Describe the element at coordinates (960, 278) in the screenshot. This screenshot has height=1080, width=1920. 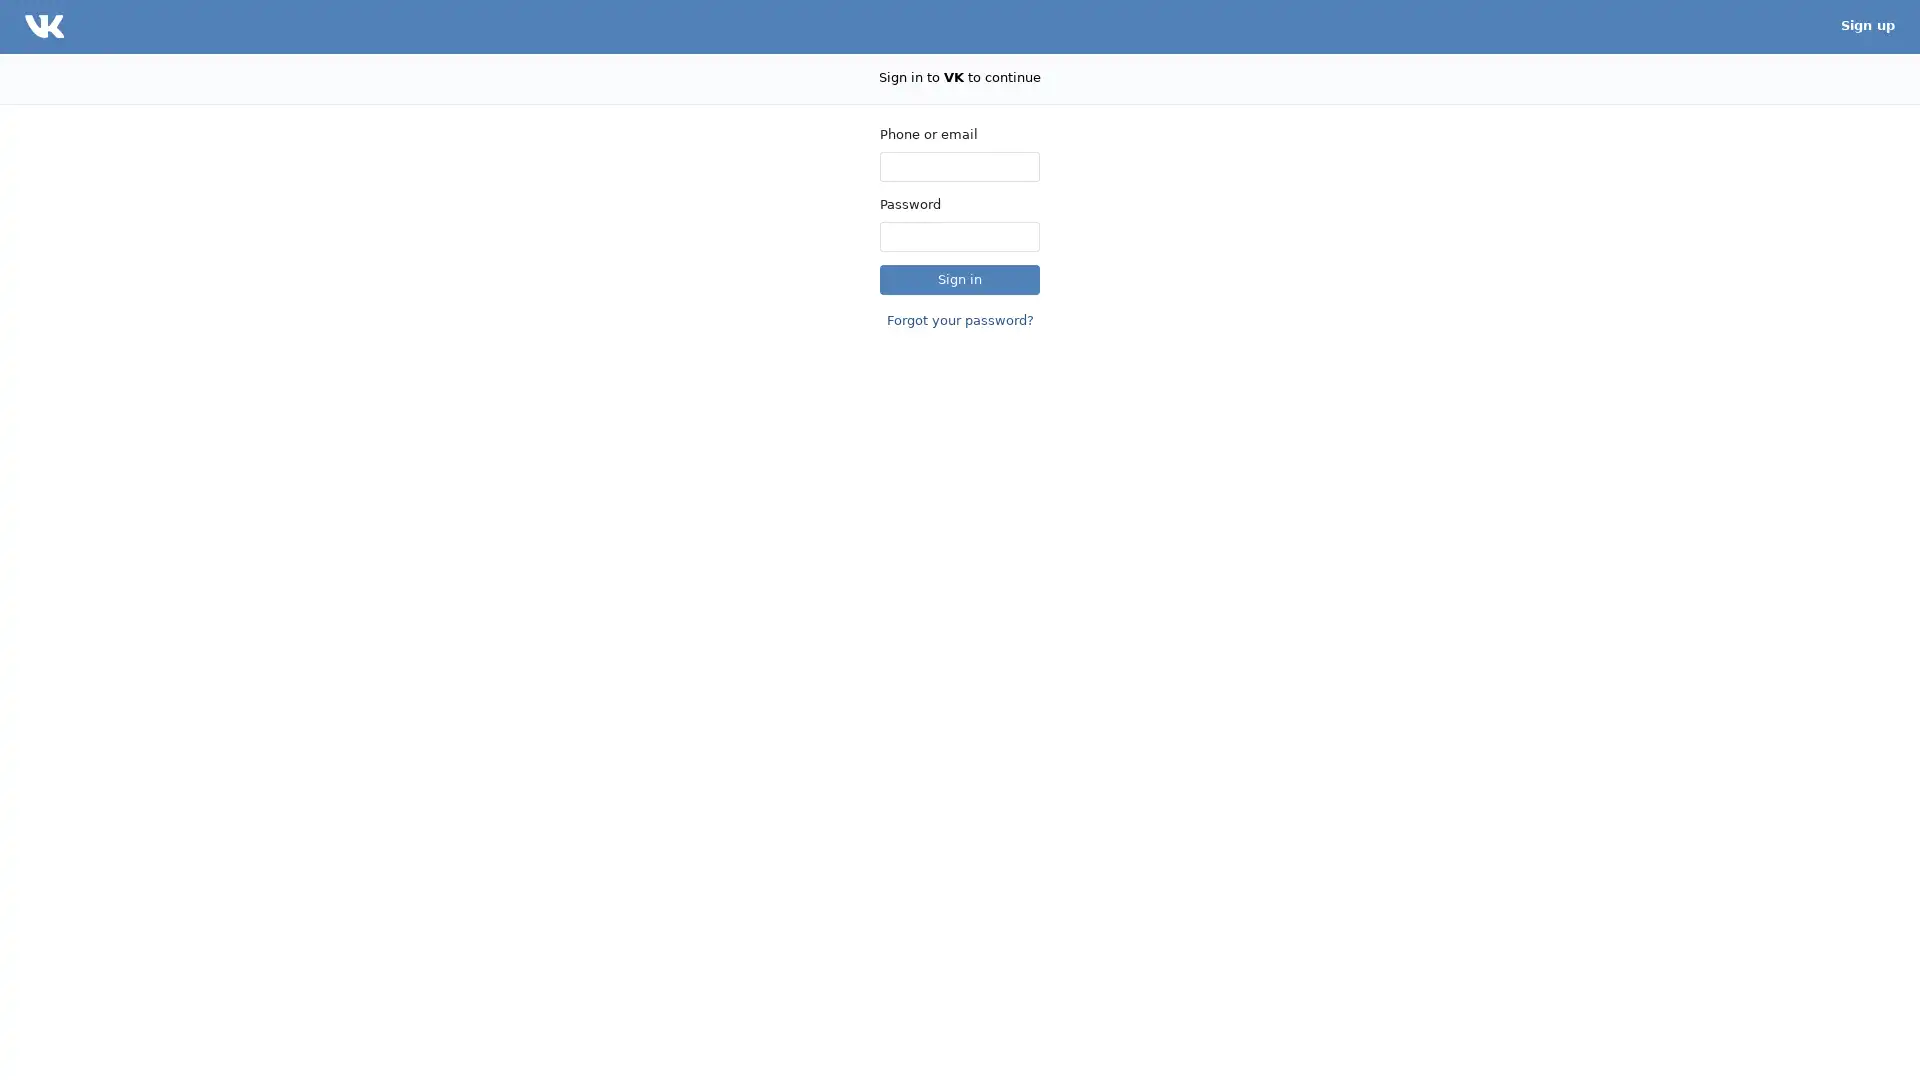
I see `Sign in` at that location.